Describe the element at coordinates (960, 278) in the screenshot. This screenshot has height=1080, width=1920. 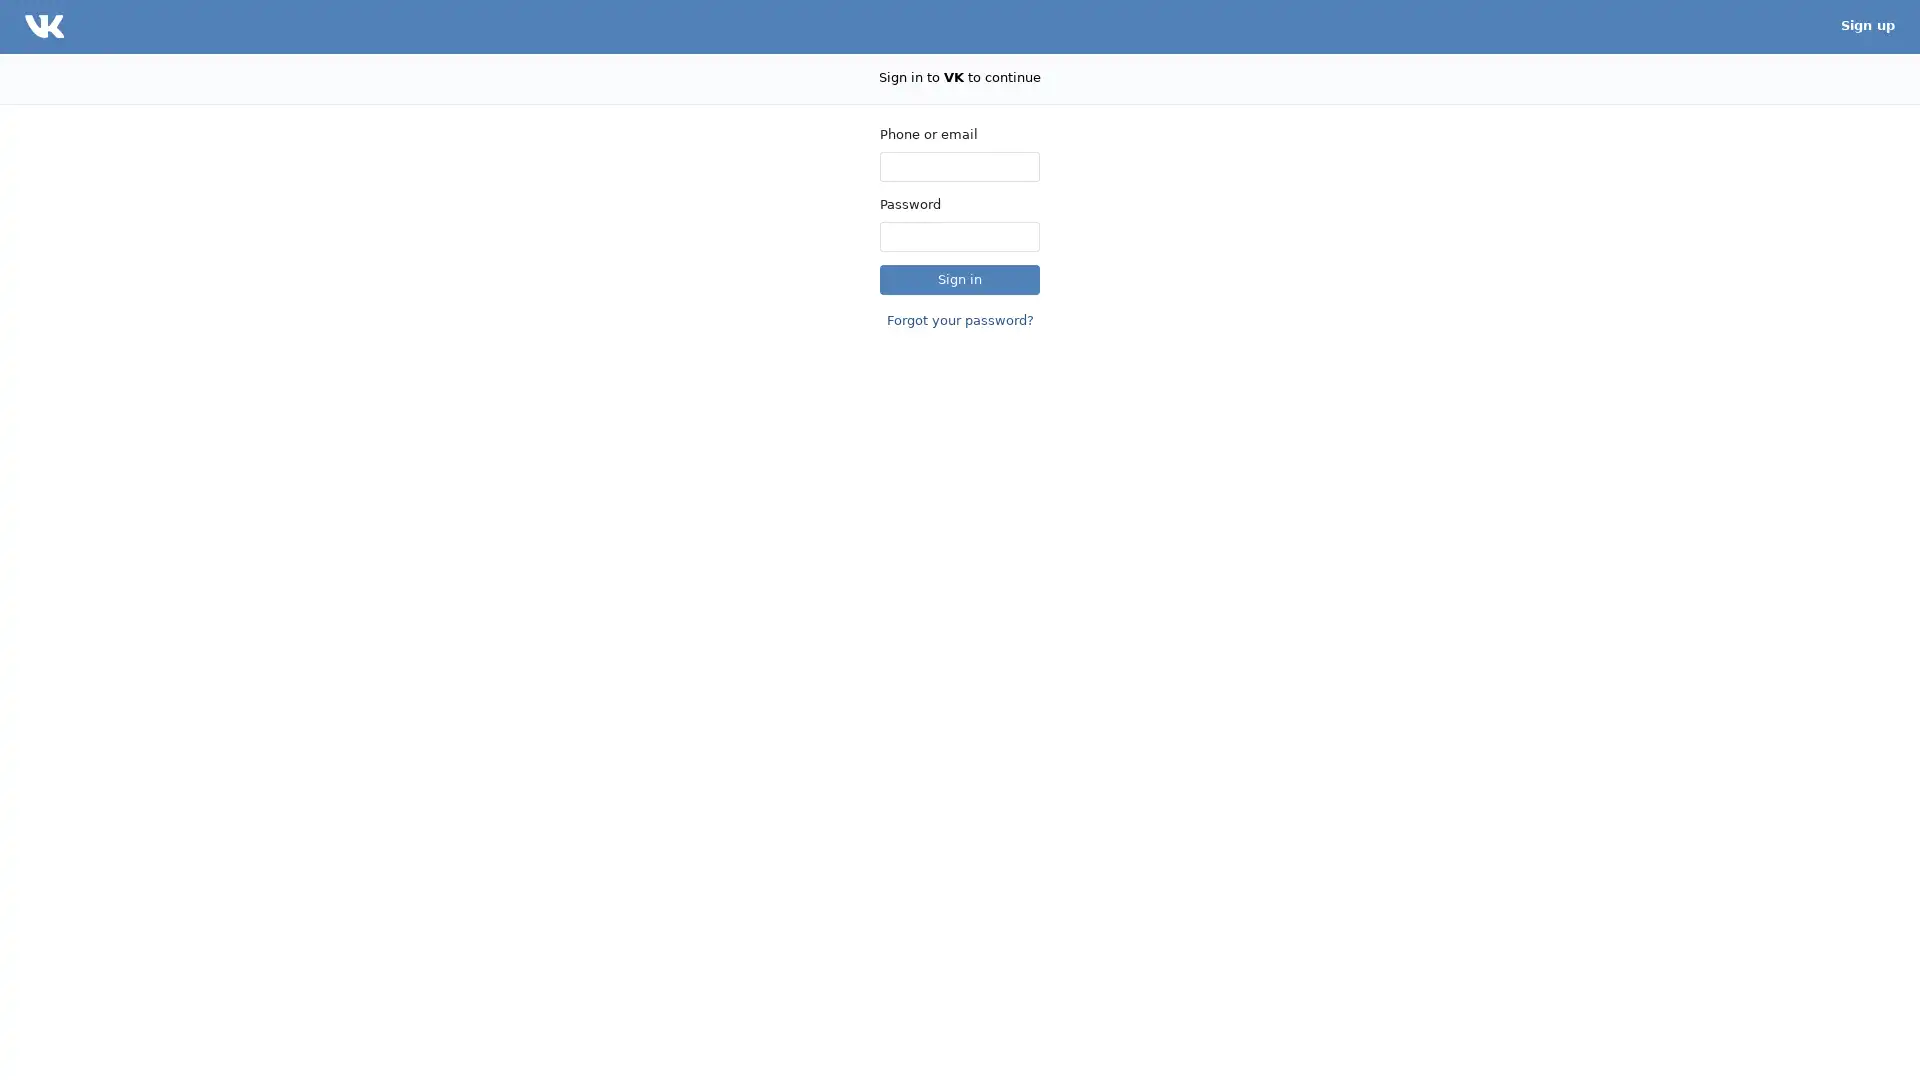
I see `Sign in` at that location.